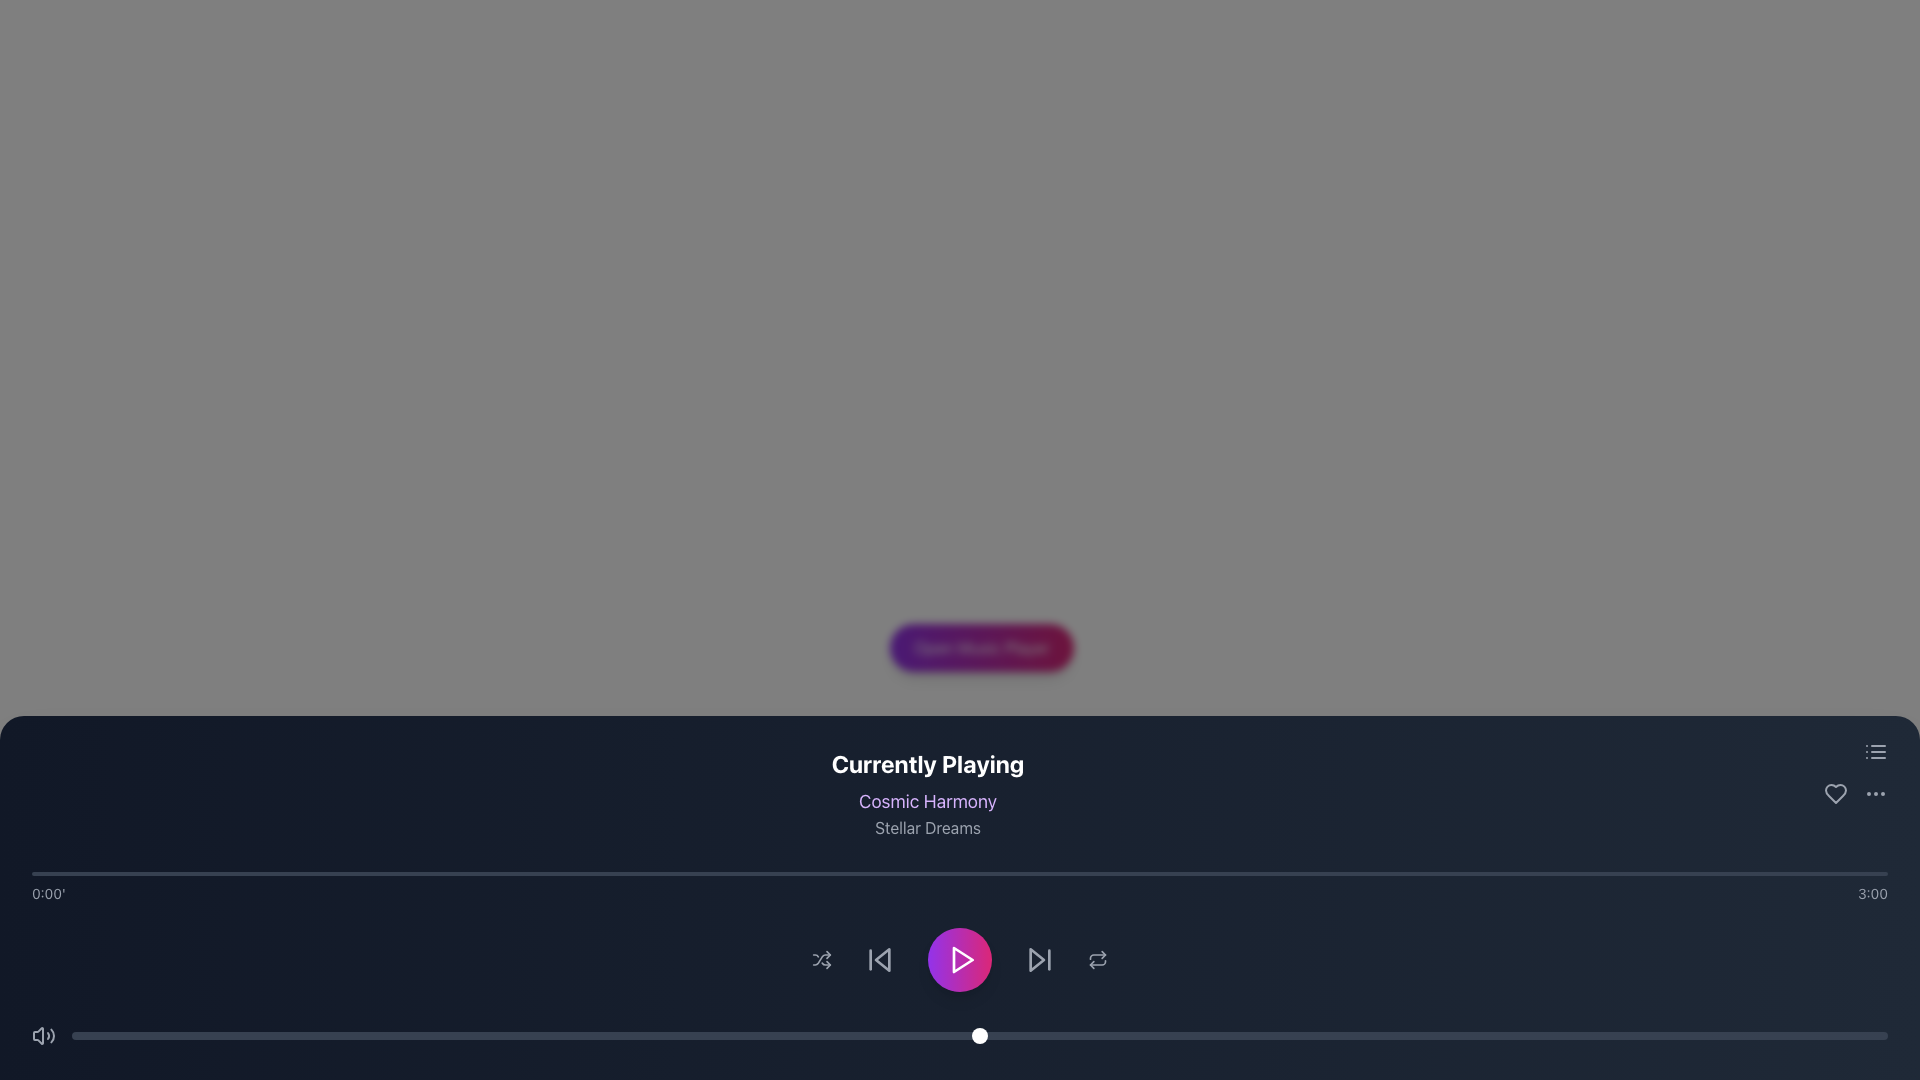 The image size is (1920, 1080). I want to click on the skip back button located in the media control bar, which is the second icon to the left of the central play button, so click(879, 959).